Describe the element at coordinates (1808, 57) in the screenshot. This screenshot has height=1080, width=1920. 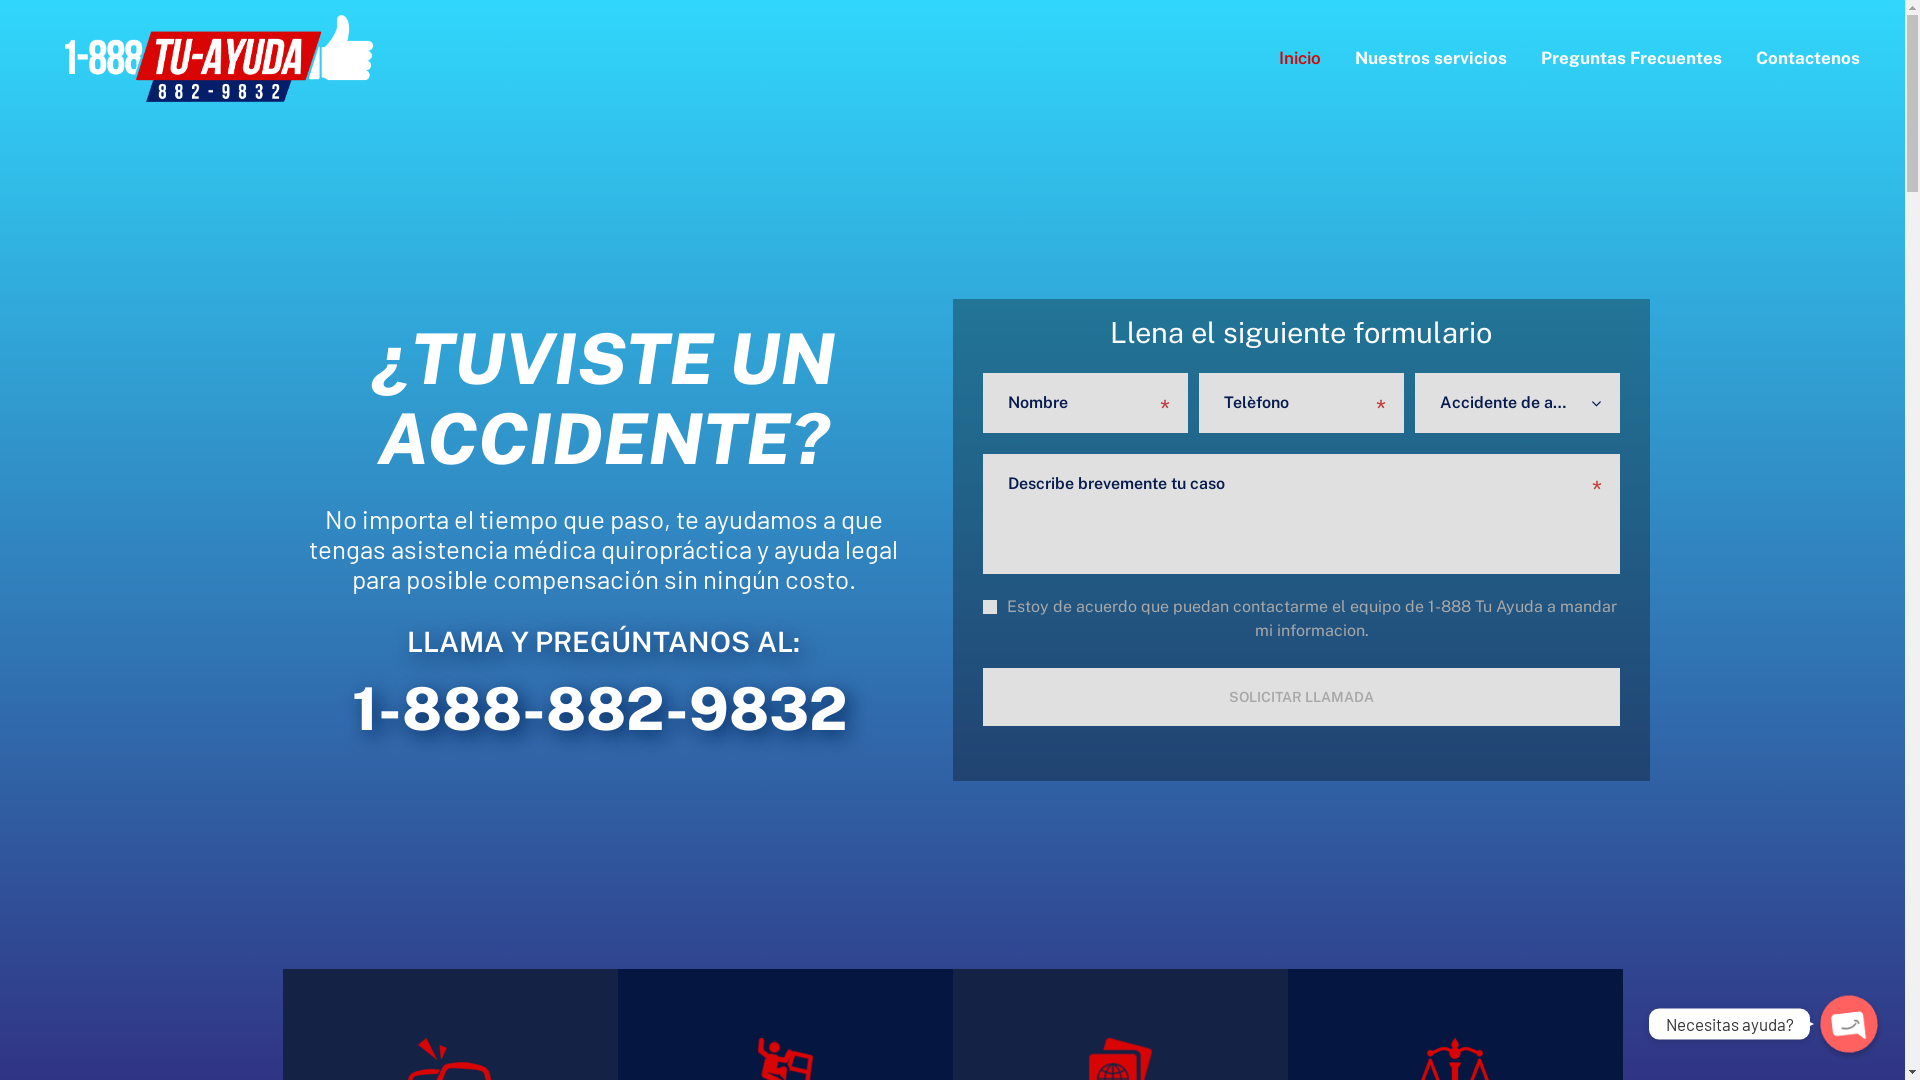
I see `'Contactenos'` at that location.